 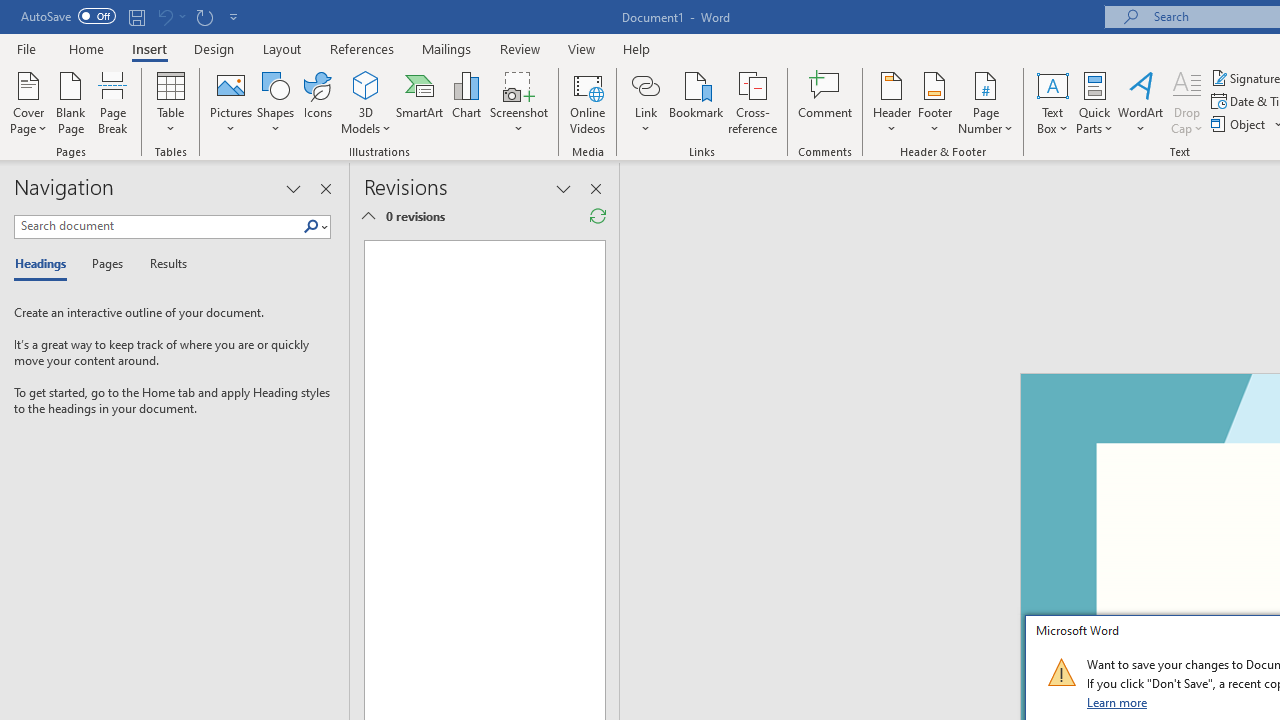 I want to click on 'WordArt', so click(x=1141, y=103).